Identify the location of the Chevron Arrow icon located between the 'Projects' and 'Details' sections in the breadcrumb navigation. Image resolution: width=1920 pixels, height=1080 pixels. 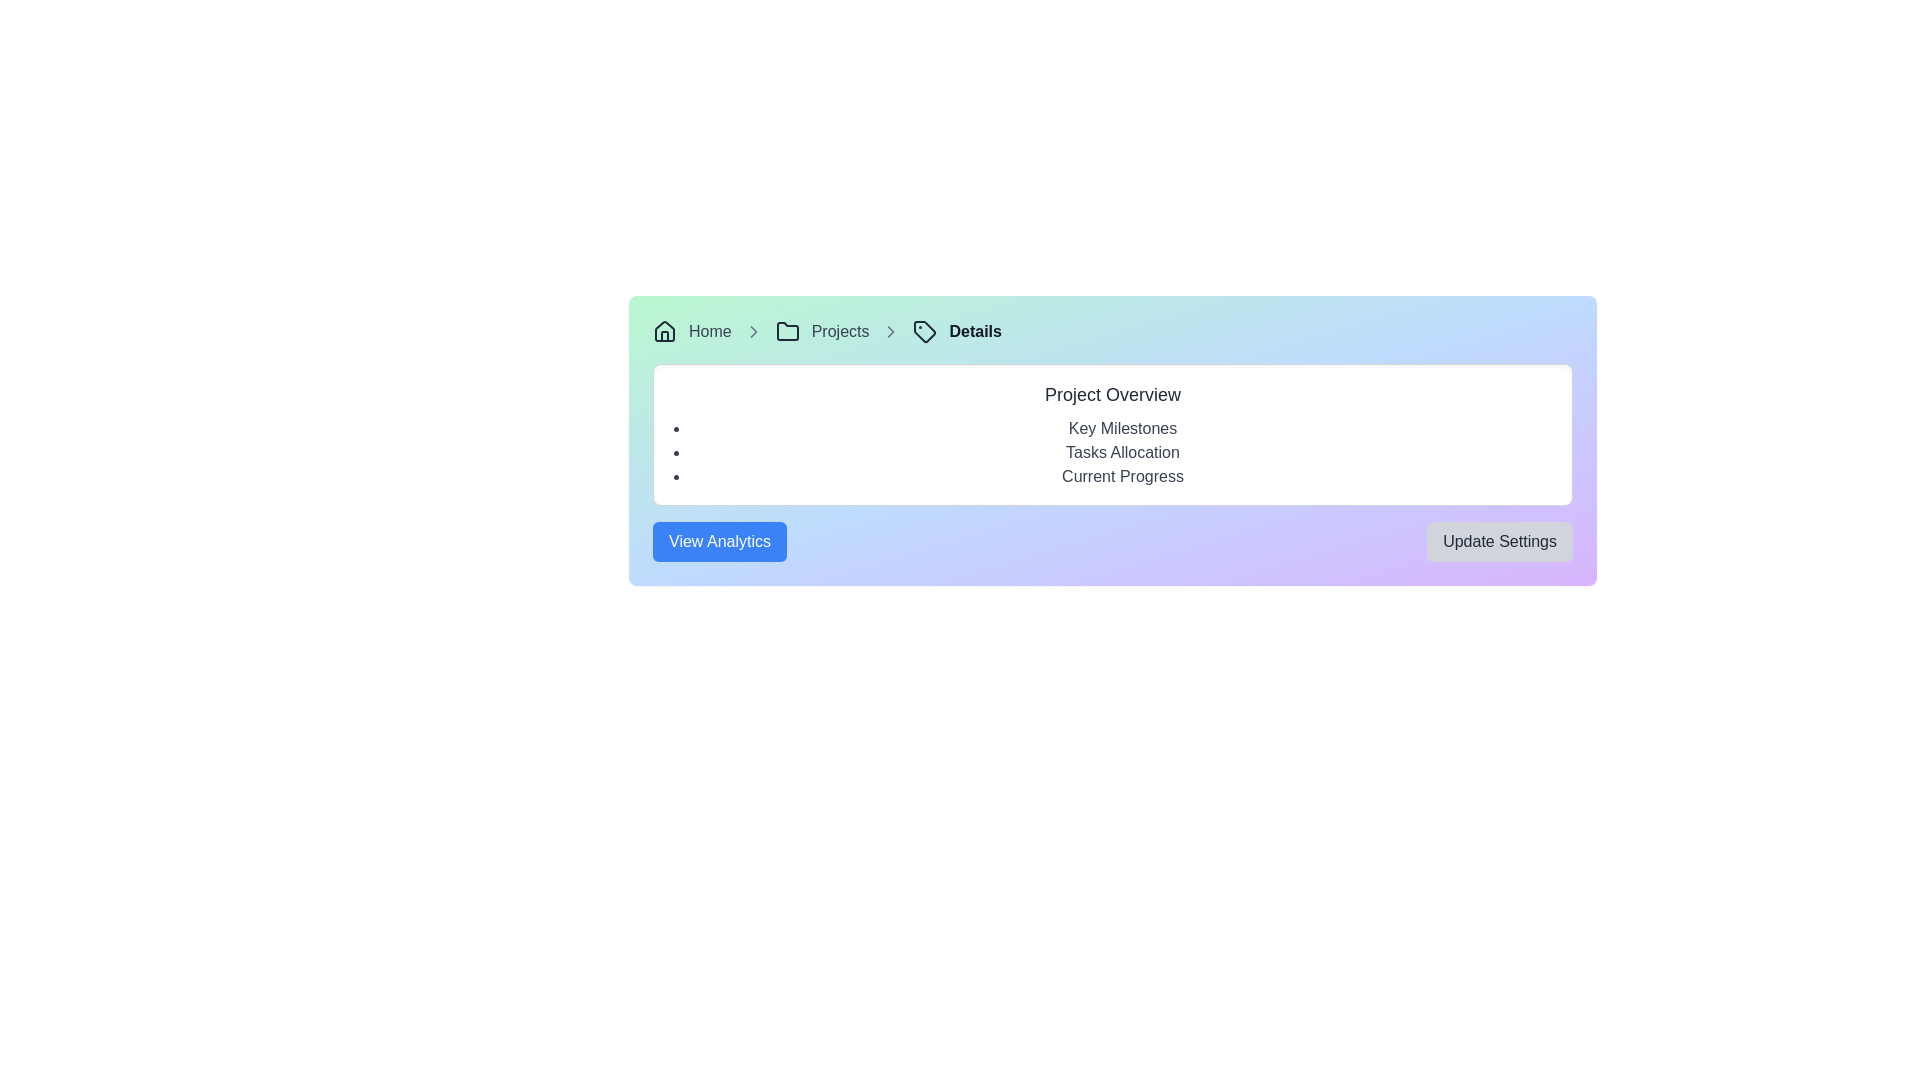
(890, 330).